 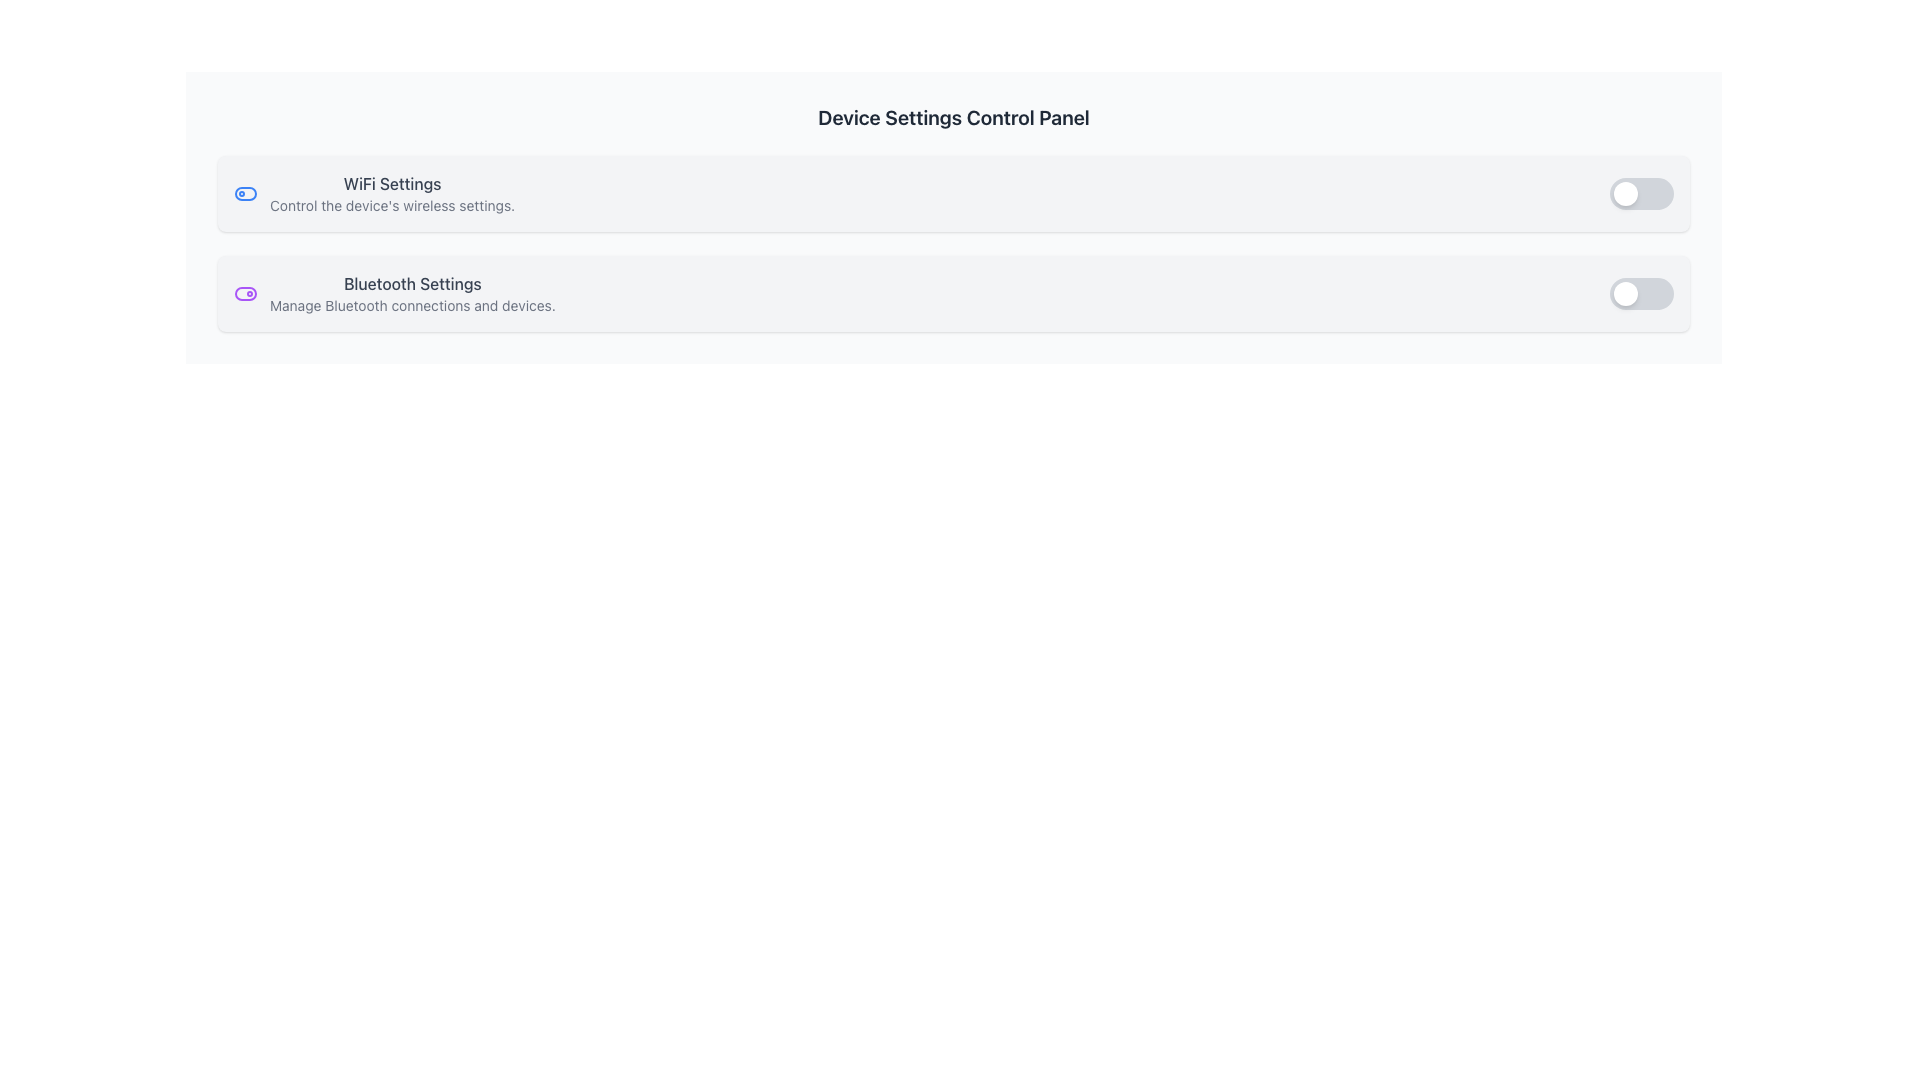 I want to click on the 'WiFi Settings' text label, which includes a title in medium bold font and supporting text, located towards the top of the interface, so click(x=392, y=193).